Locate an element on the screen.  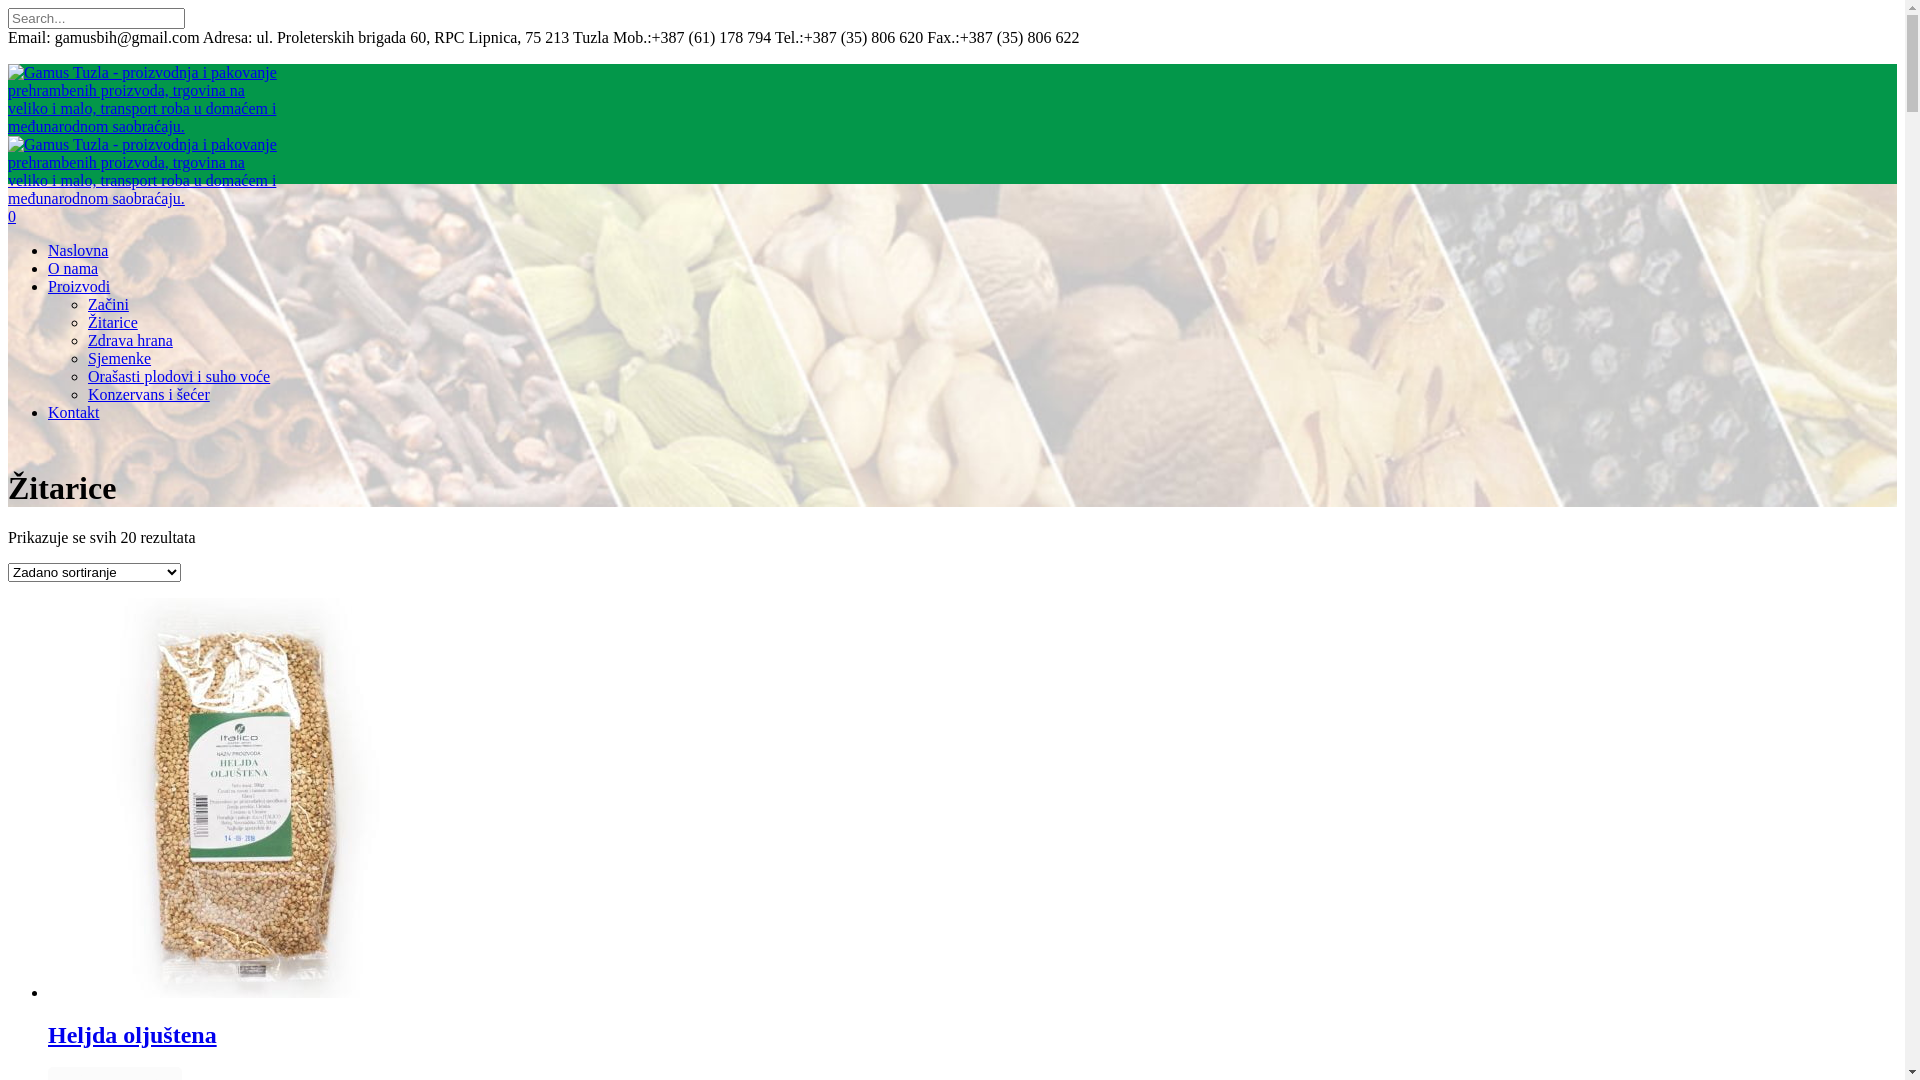
'0' is located at coordinates (12, 216).